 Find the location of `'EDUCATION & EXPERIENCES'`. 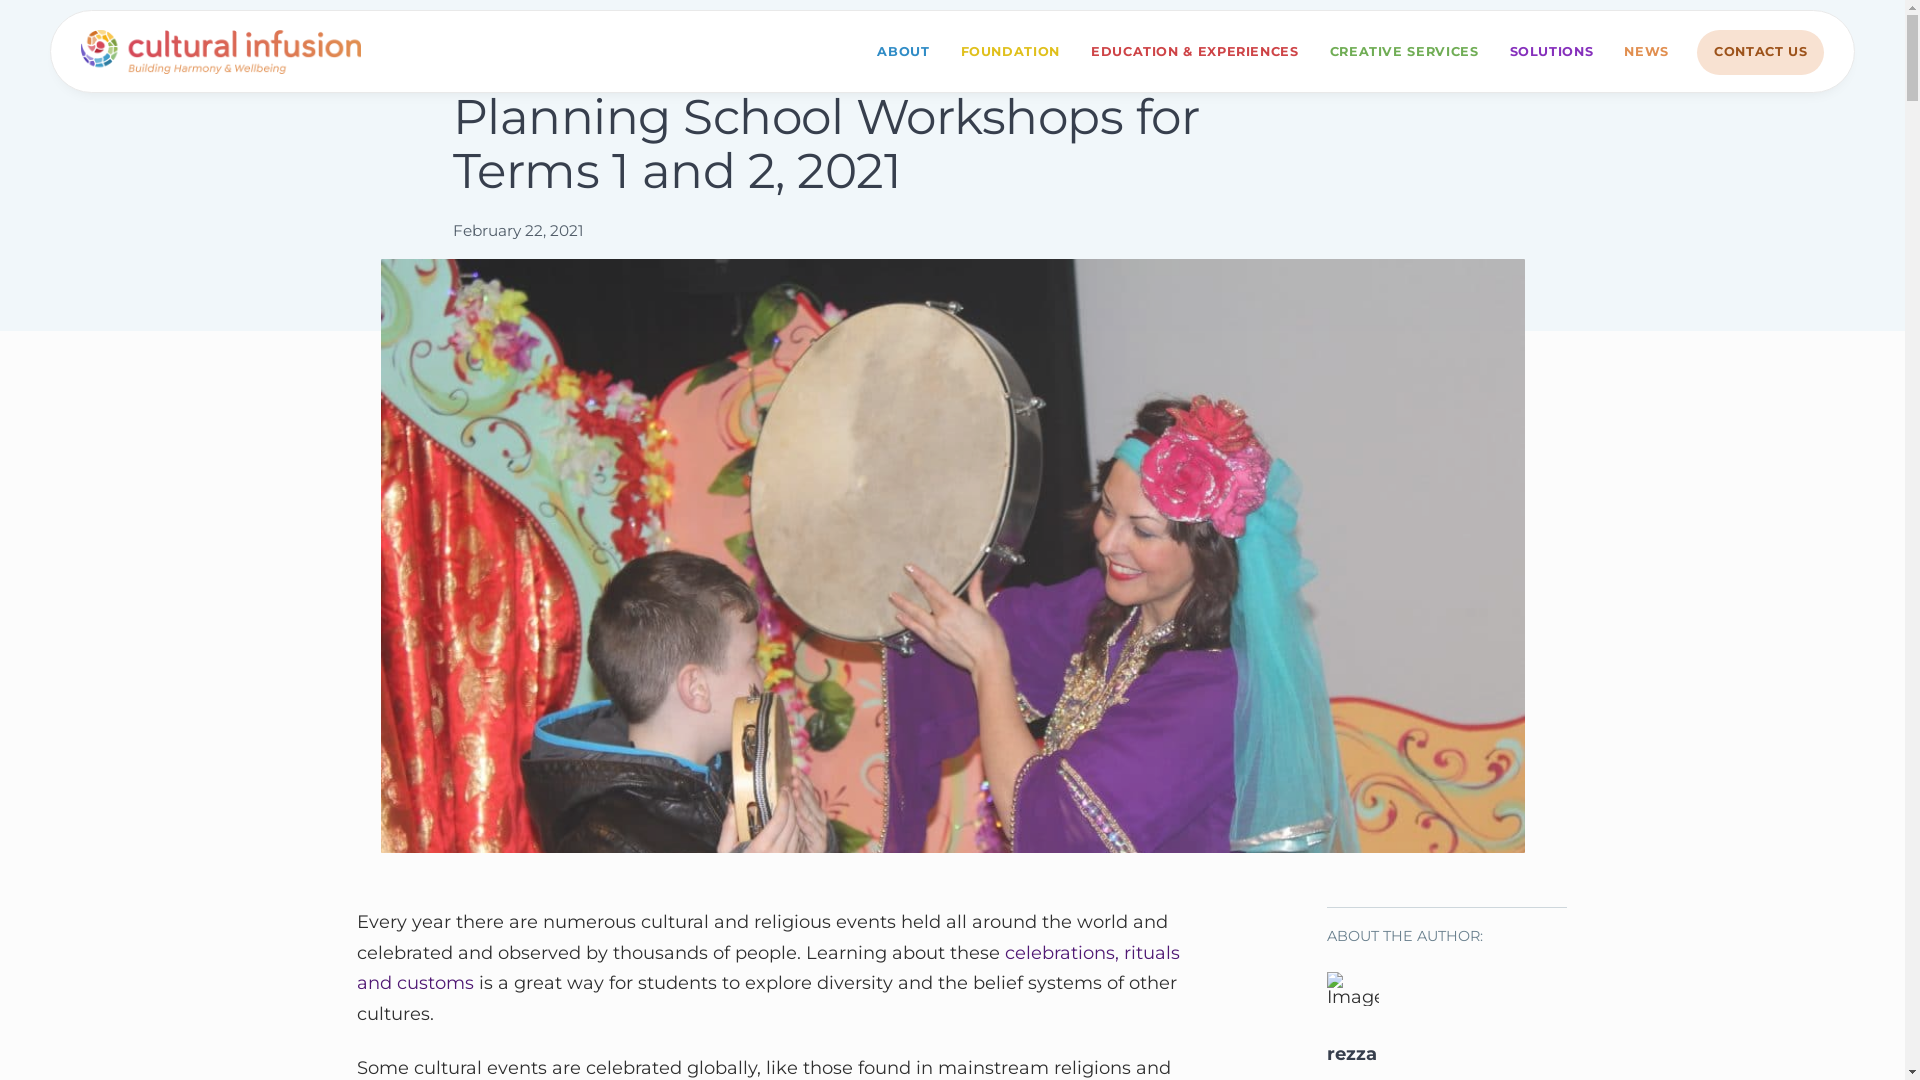

'EDUCATION & EXPERIENCES' is located at coordinates (1194, 51).